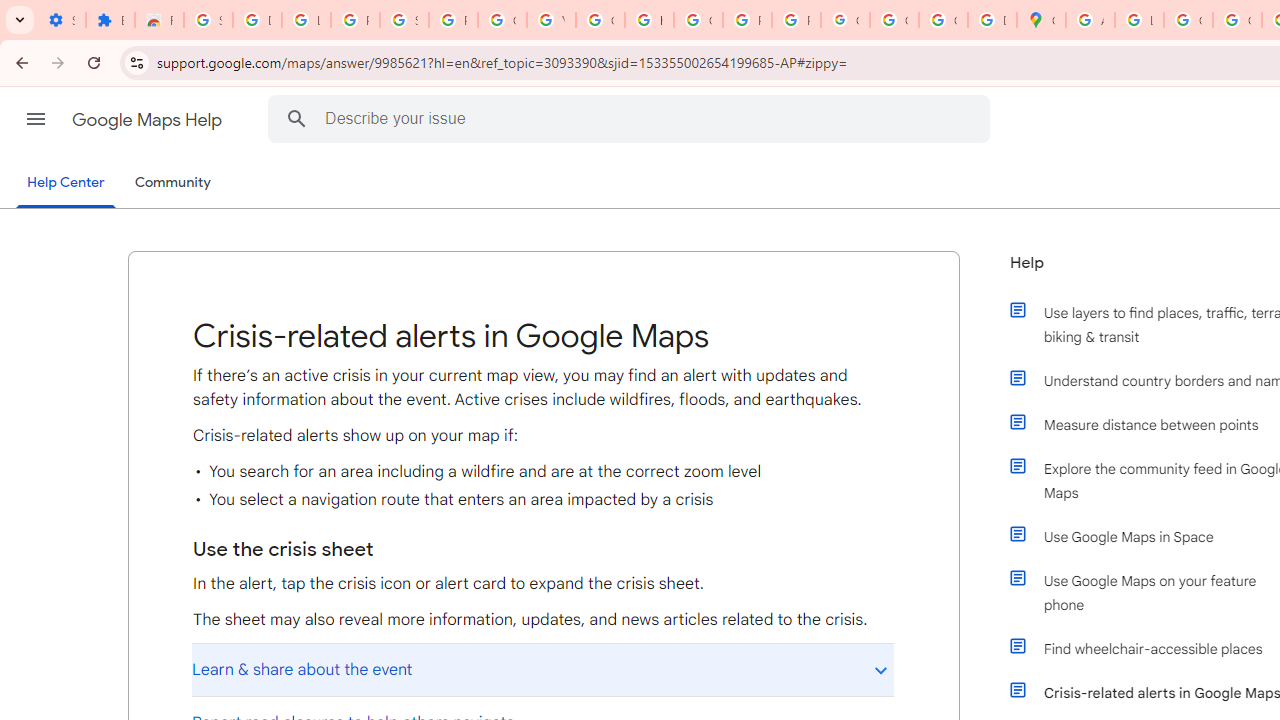  What do you see at coordinates (1040, 20) in the screenshot?
I see `'Google Maps'` at bounding box center [1040, 20].